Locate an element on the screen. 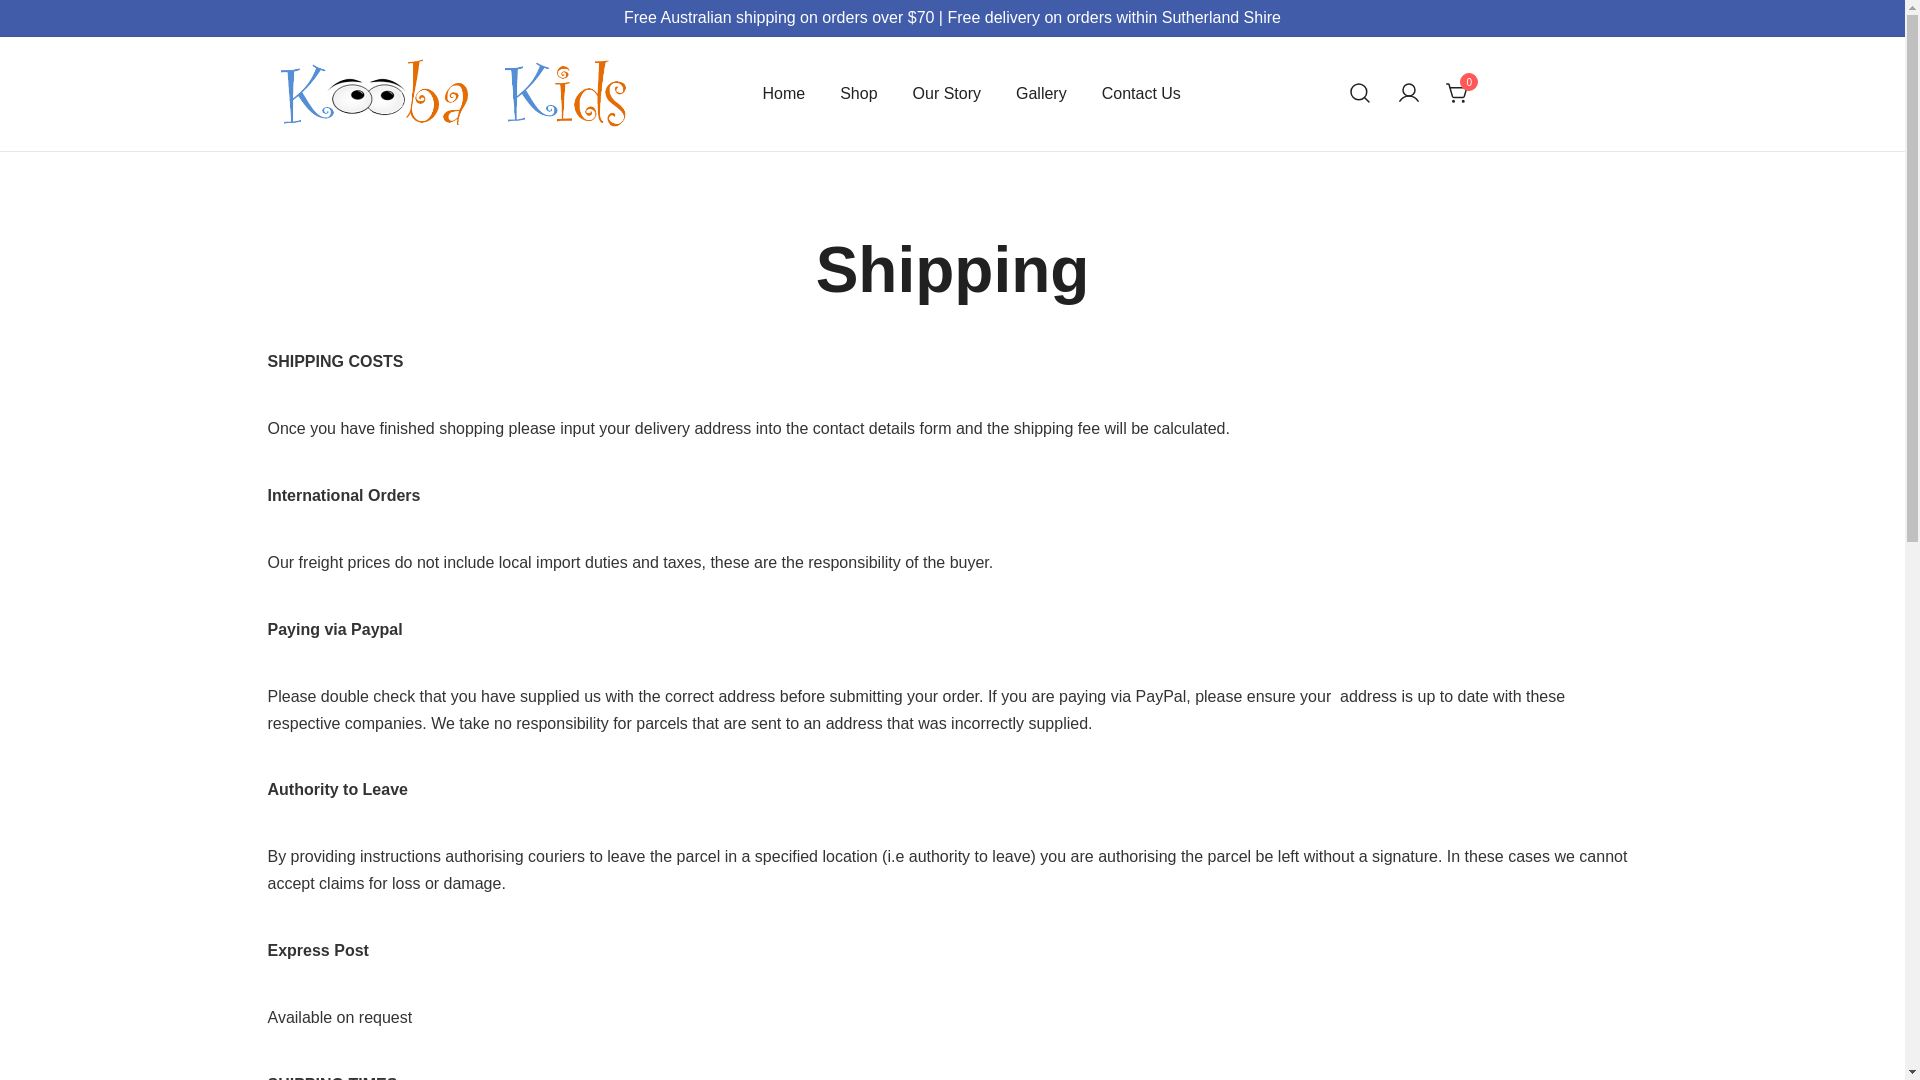 Image resolution: width=1920 pixels, height=1080 pixels. '0' is located at coordinates (1458, 92).